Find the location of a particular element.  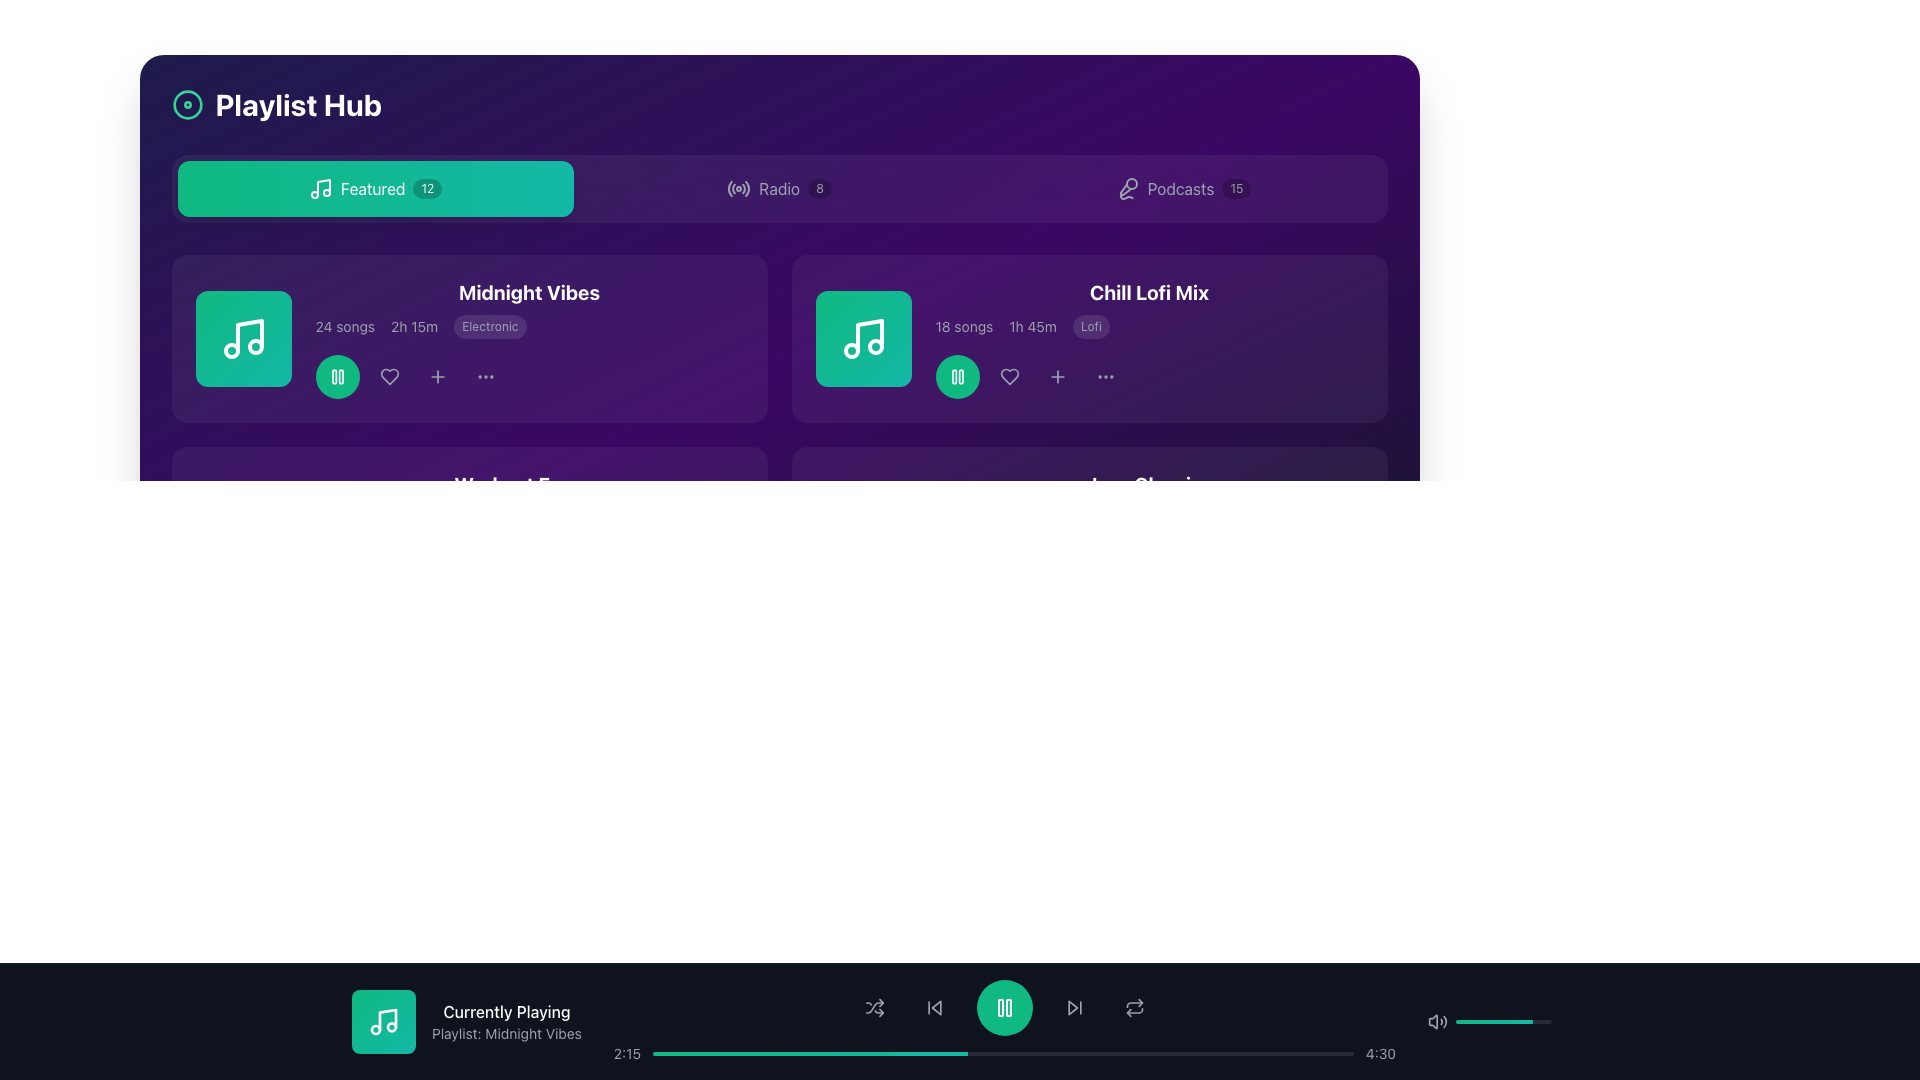

the decorative SVG circle element located within the music note icon of the second item in the playlist, specifically to the right of the 'Midnight Vibes' entry in the Chill Lofi Mix section is located at coordinates (875, 346).